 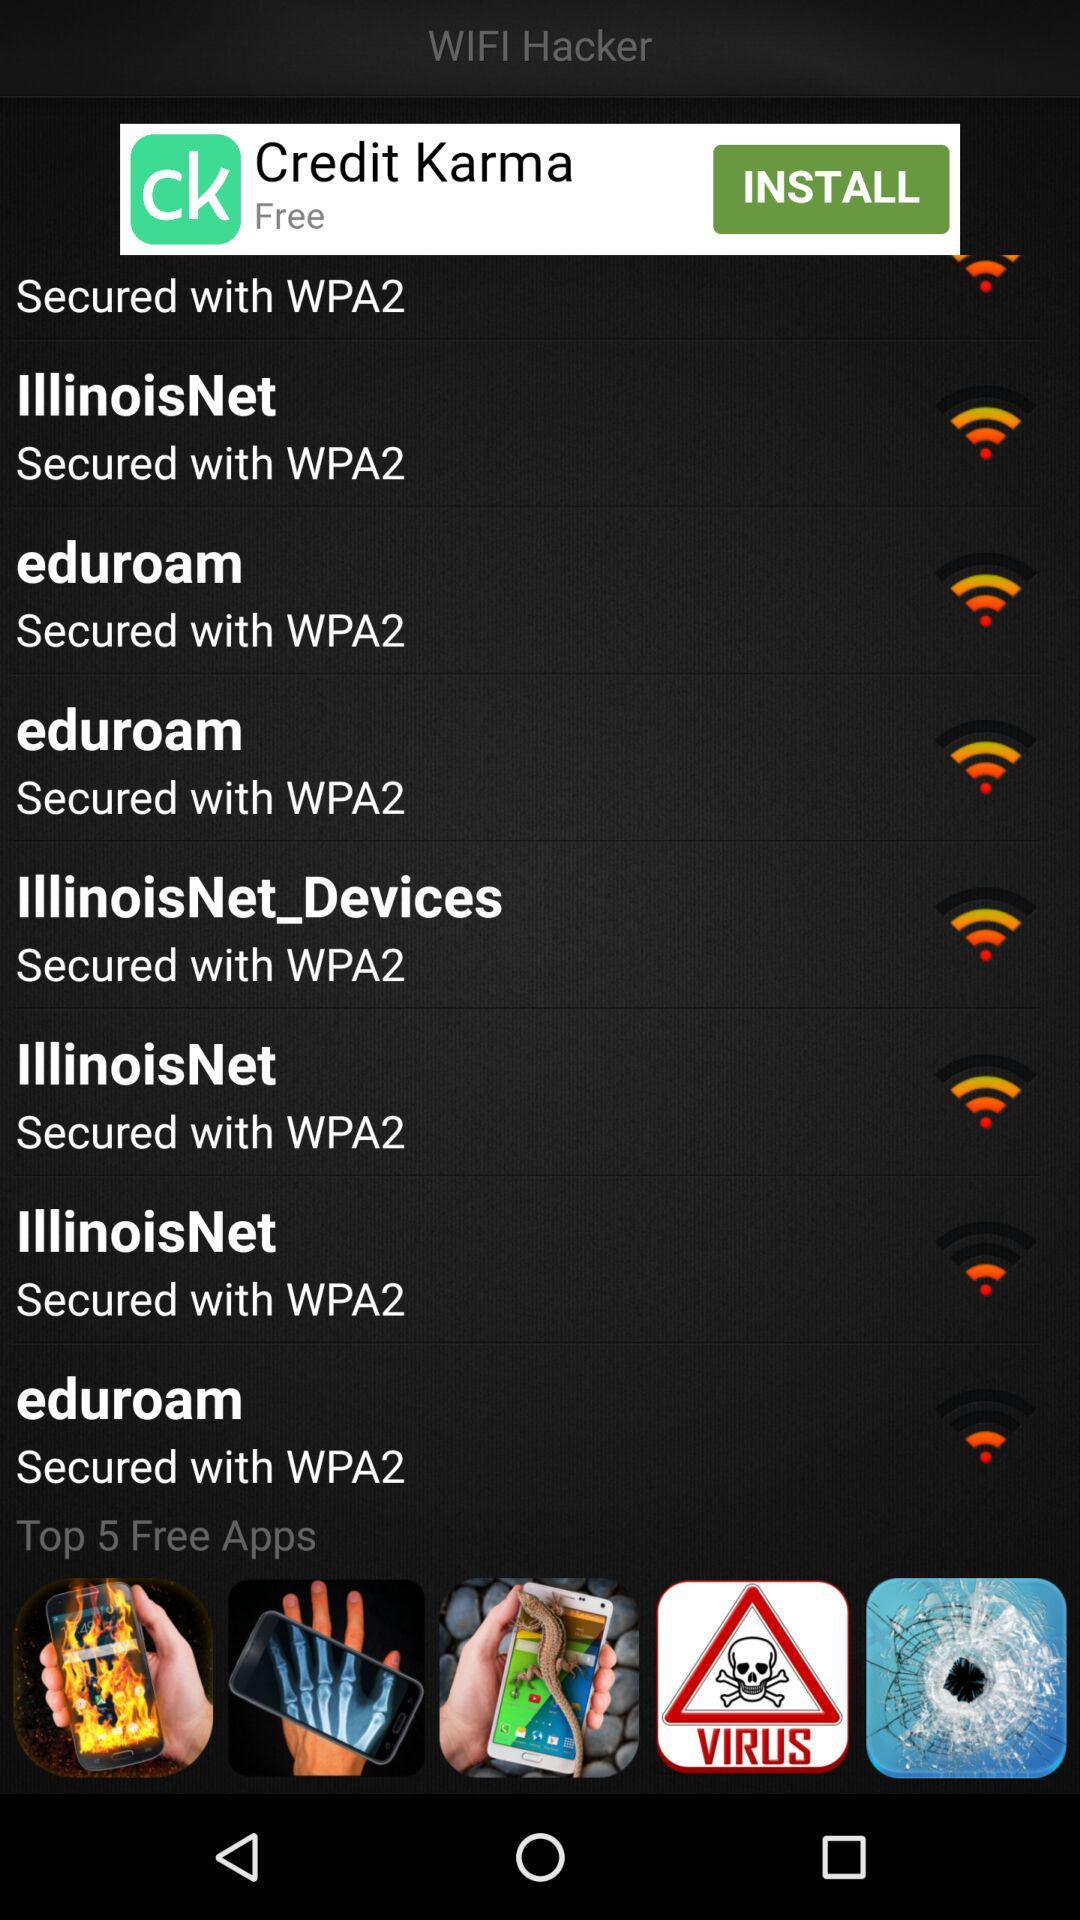 What do you see at coordinates (752, 1678) in the screenshot?
I see `anti virus application` at bounding box center [752, 1678].